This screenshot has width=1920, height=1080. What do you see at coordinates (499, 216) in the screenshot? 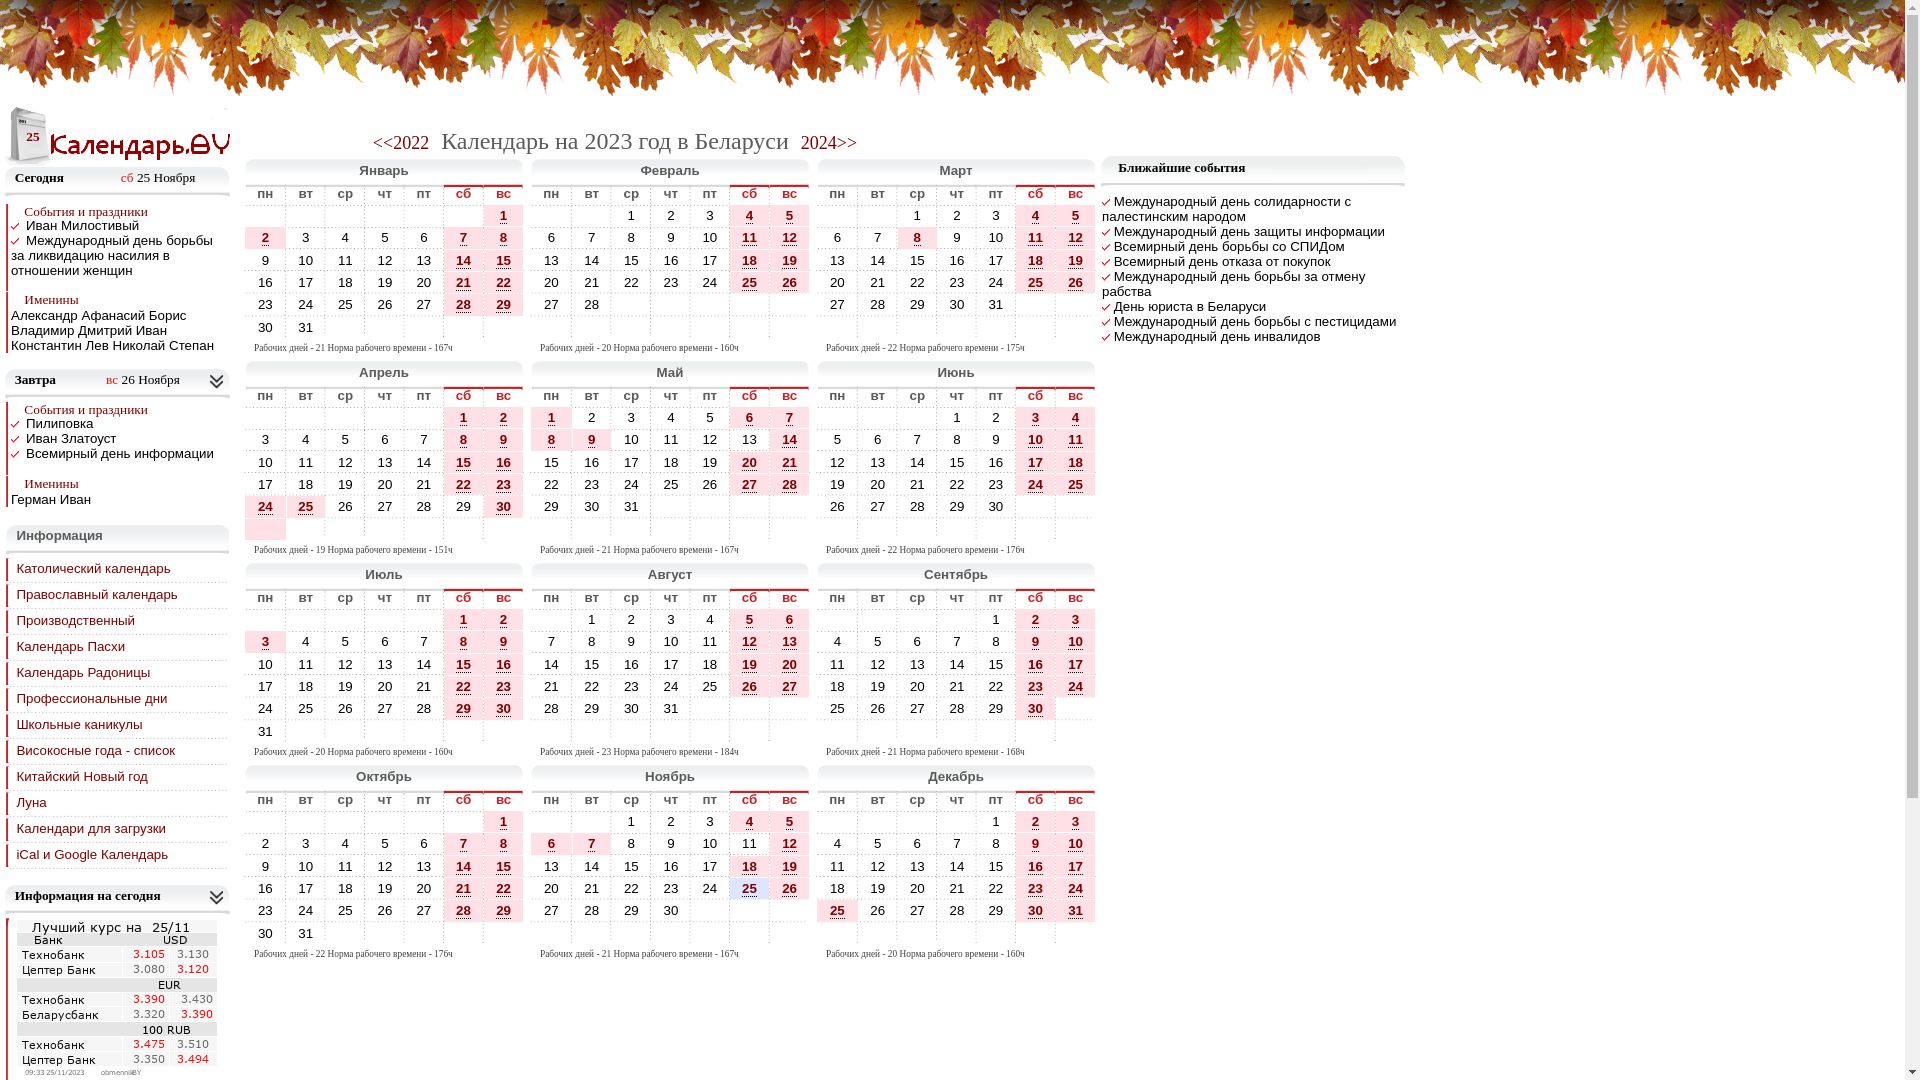
I see `'1'` at bounding box center [499, 216].